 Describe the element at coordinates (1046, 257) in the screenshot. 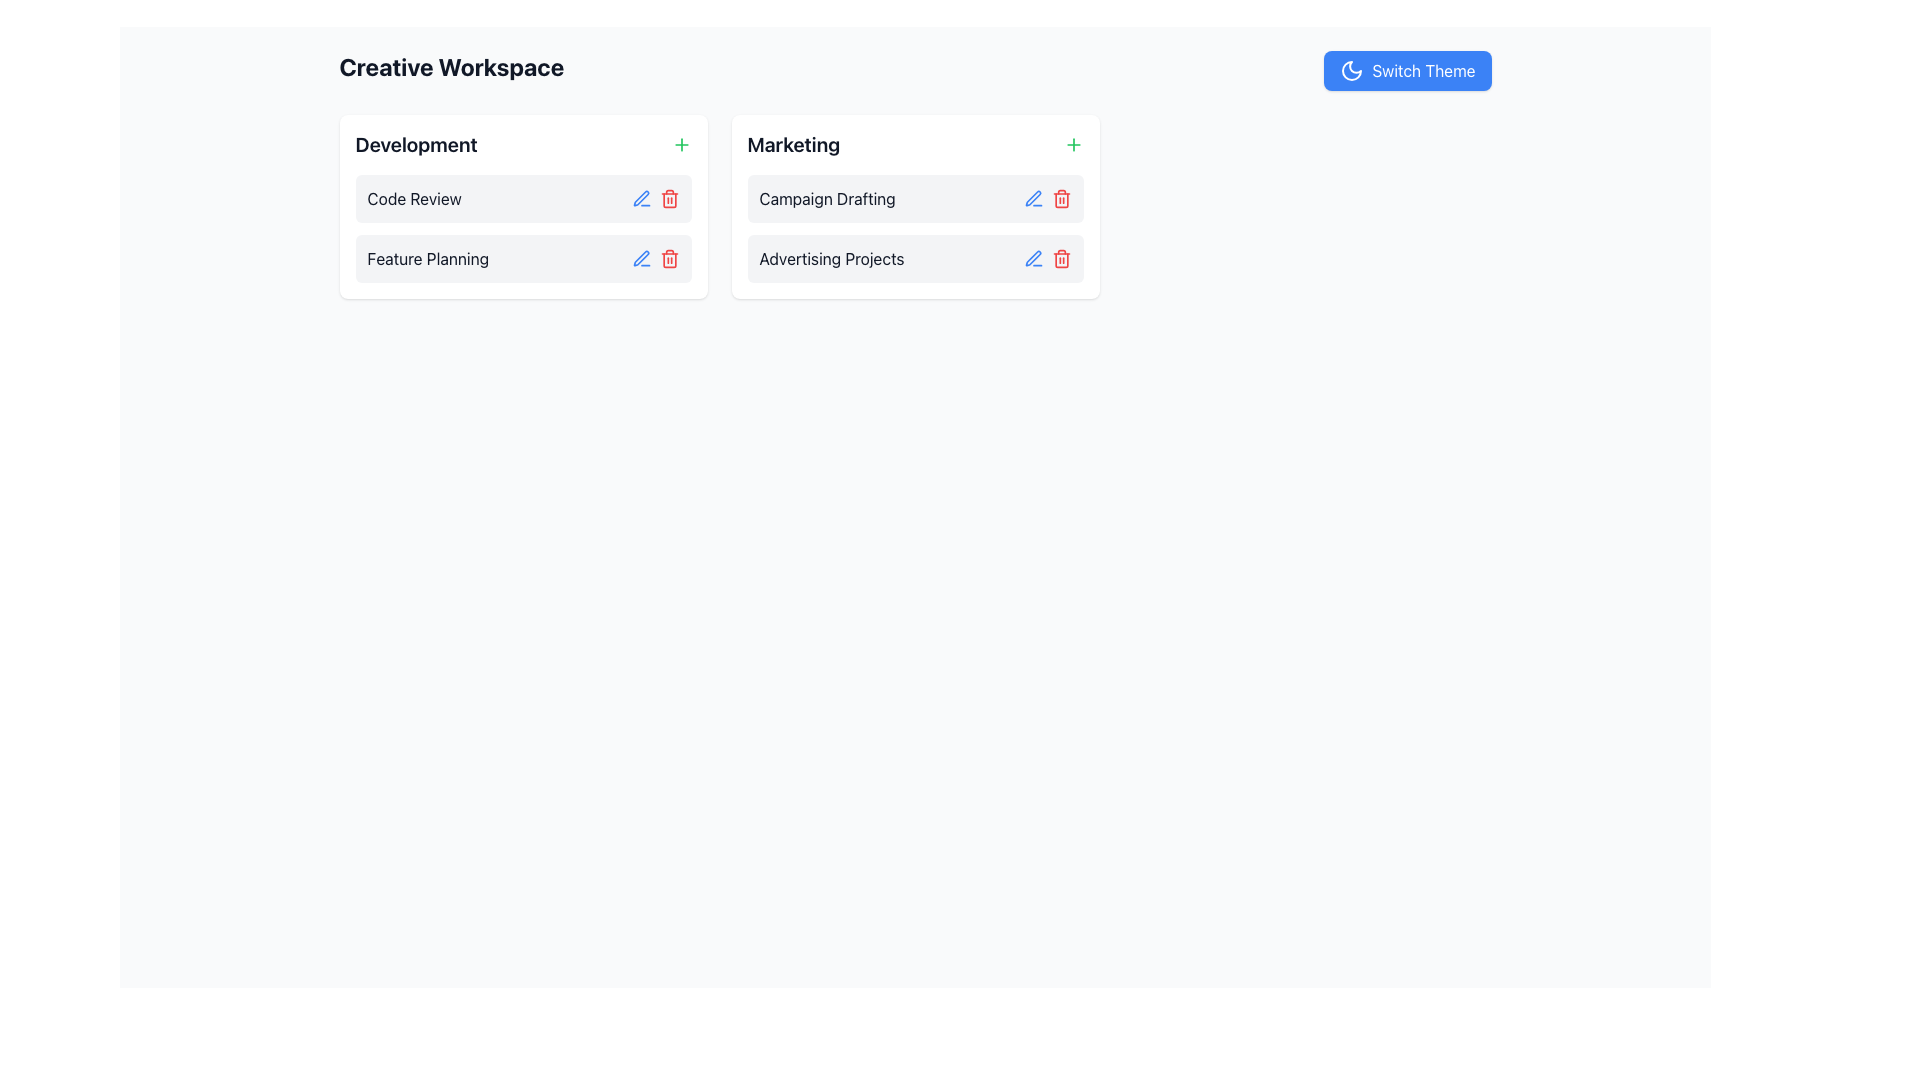

I see `the interactive toolbar icons located in the bottom-right corner of the 'Advertising Projects' card in the 'Marketing' column` at that location.